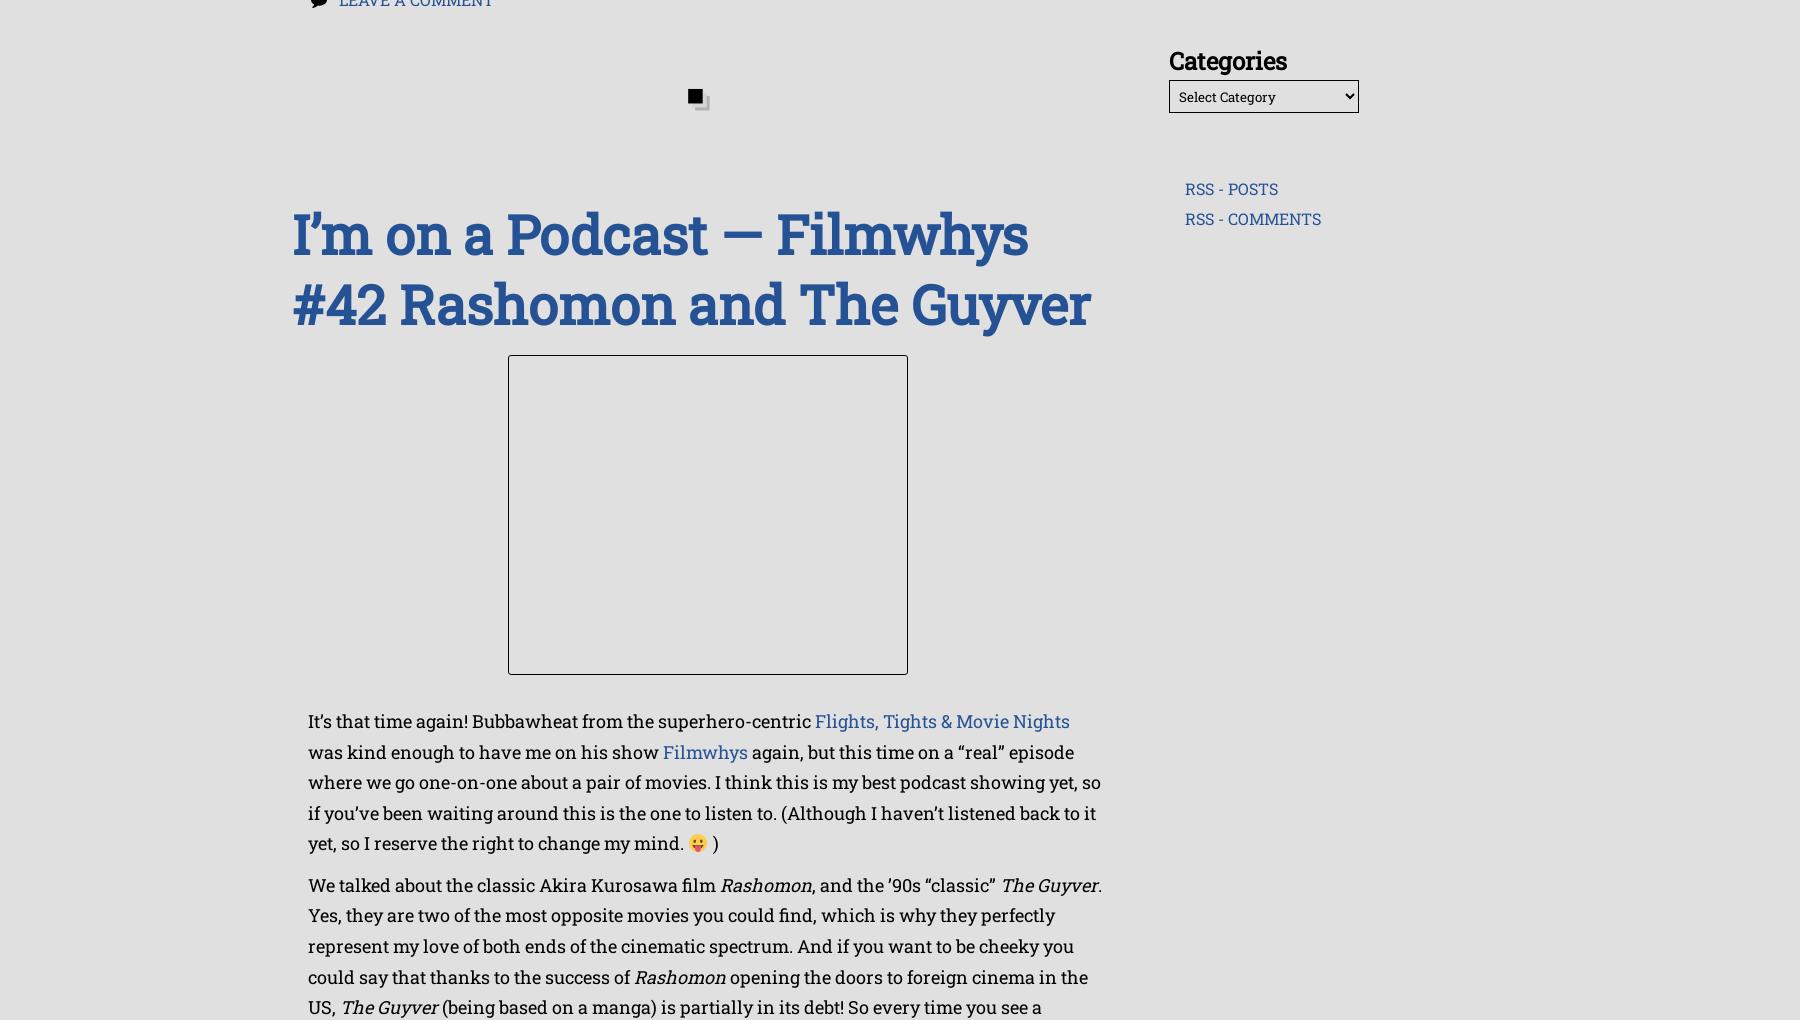 Image resolution: width=1800 pixels, height=1020 pixels. Describe the element at coordinates (711, 843) in the screenshot. I see `')'` at that location.